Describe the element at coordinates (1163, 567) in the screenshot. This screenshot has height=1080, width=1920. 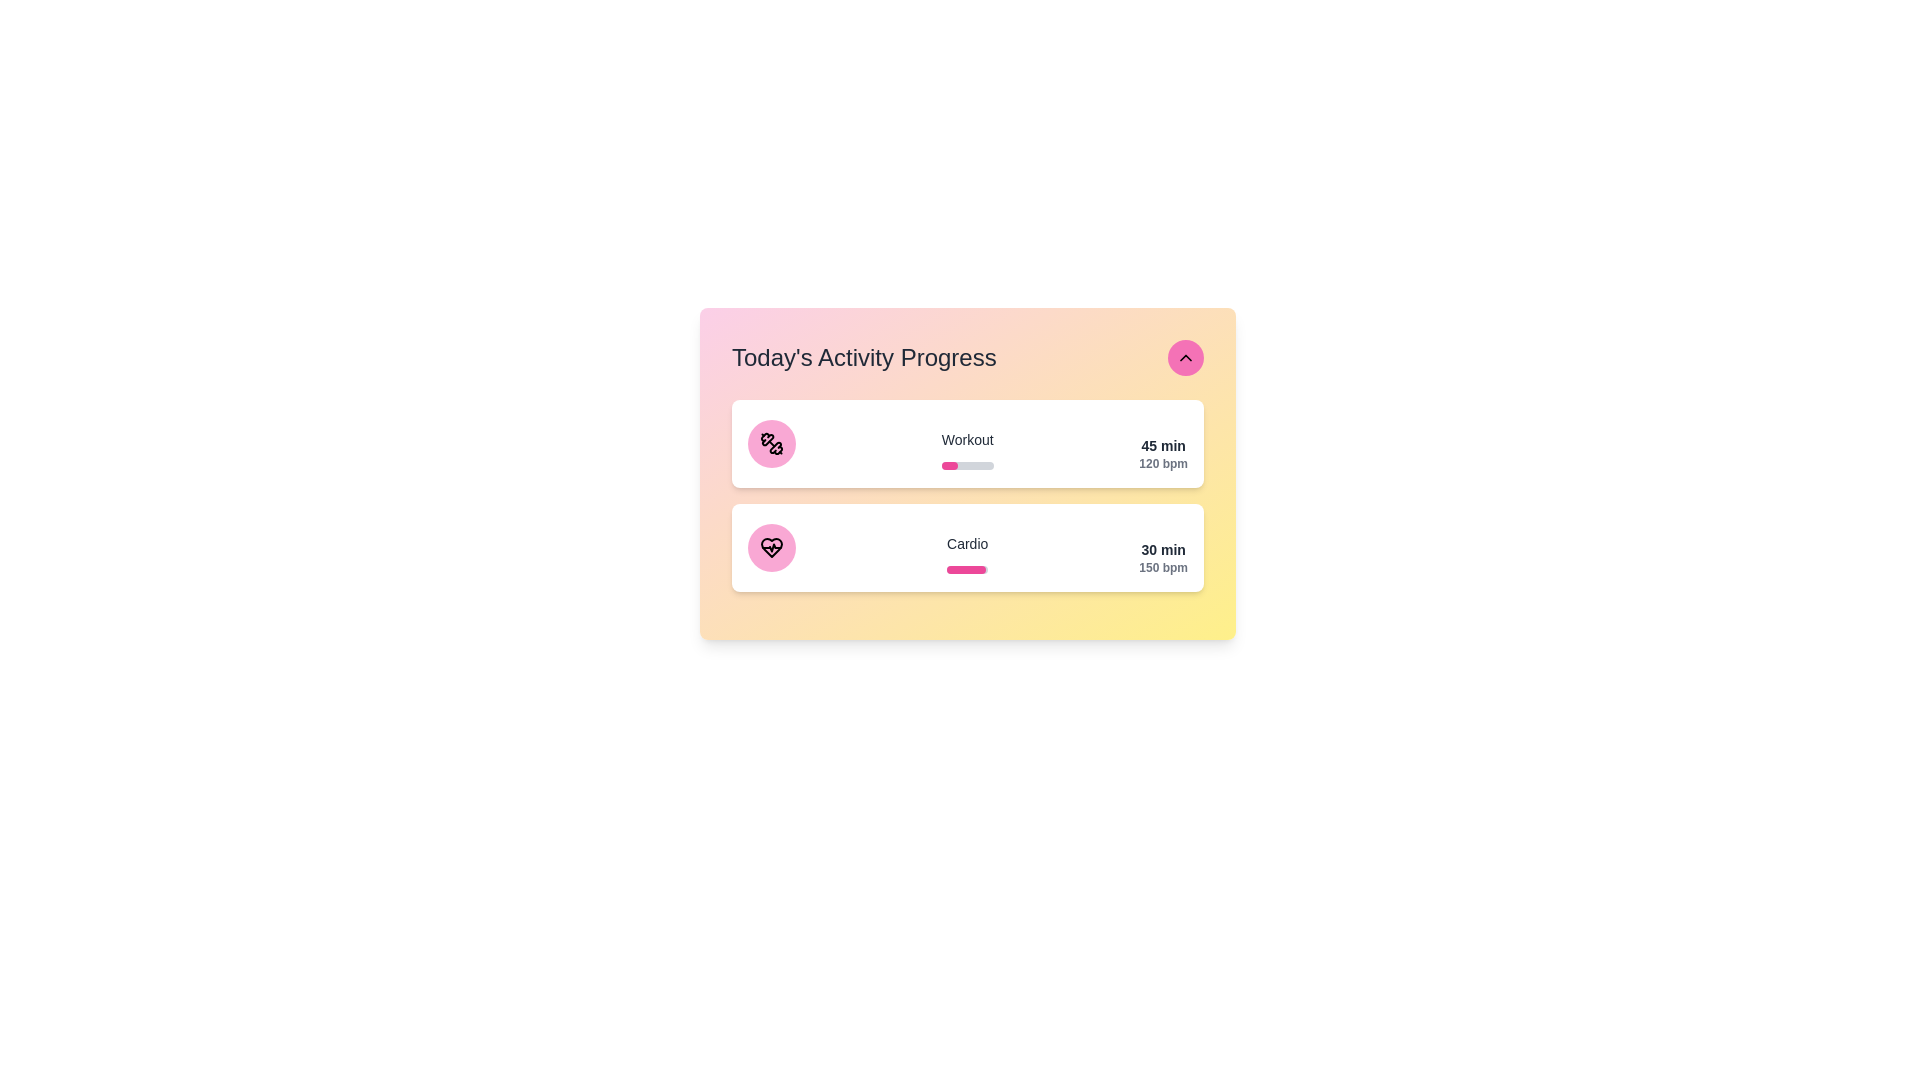
I see `text label displaying '150 bpm', which is a small, bold, gray font positioned below the '30 min' text in the 'Cardio' activity entry` at that location.